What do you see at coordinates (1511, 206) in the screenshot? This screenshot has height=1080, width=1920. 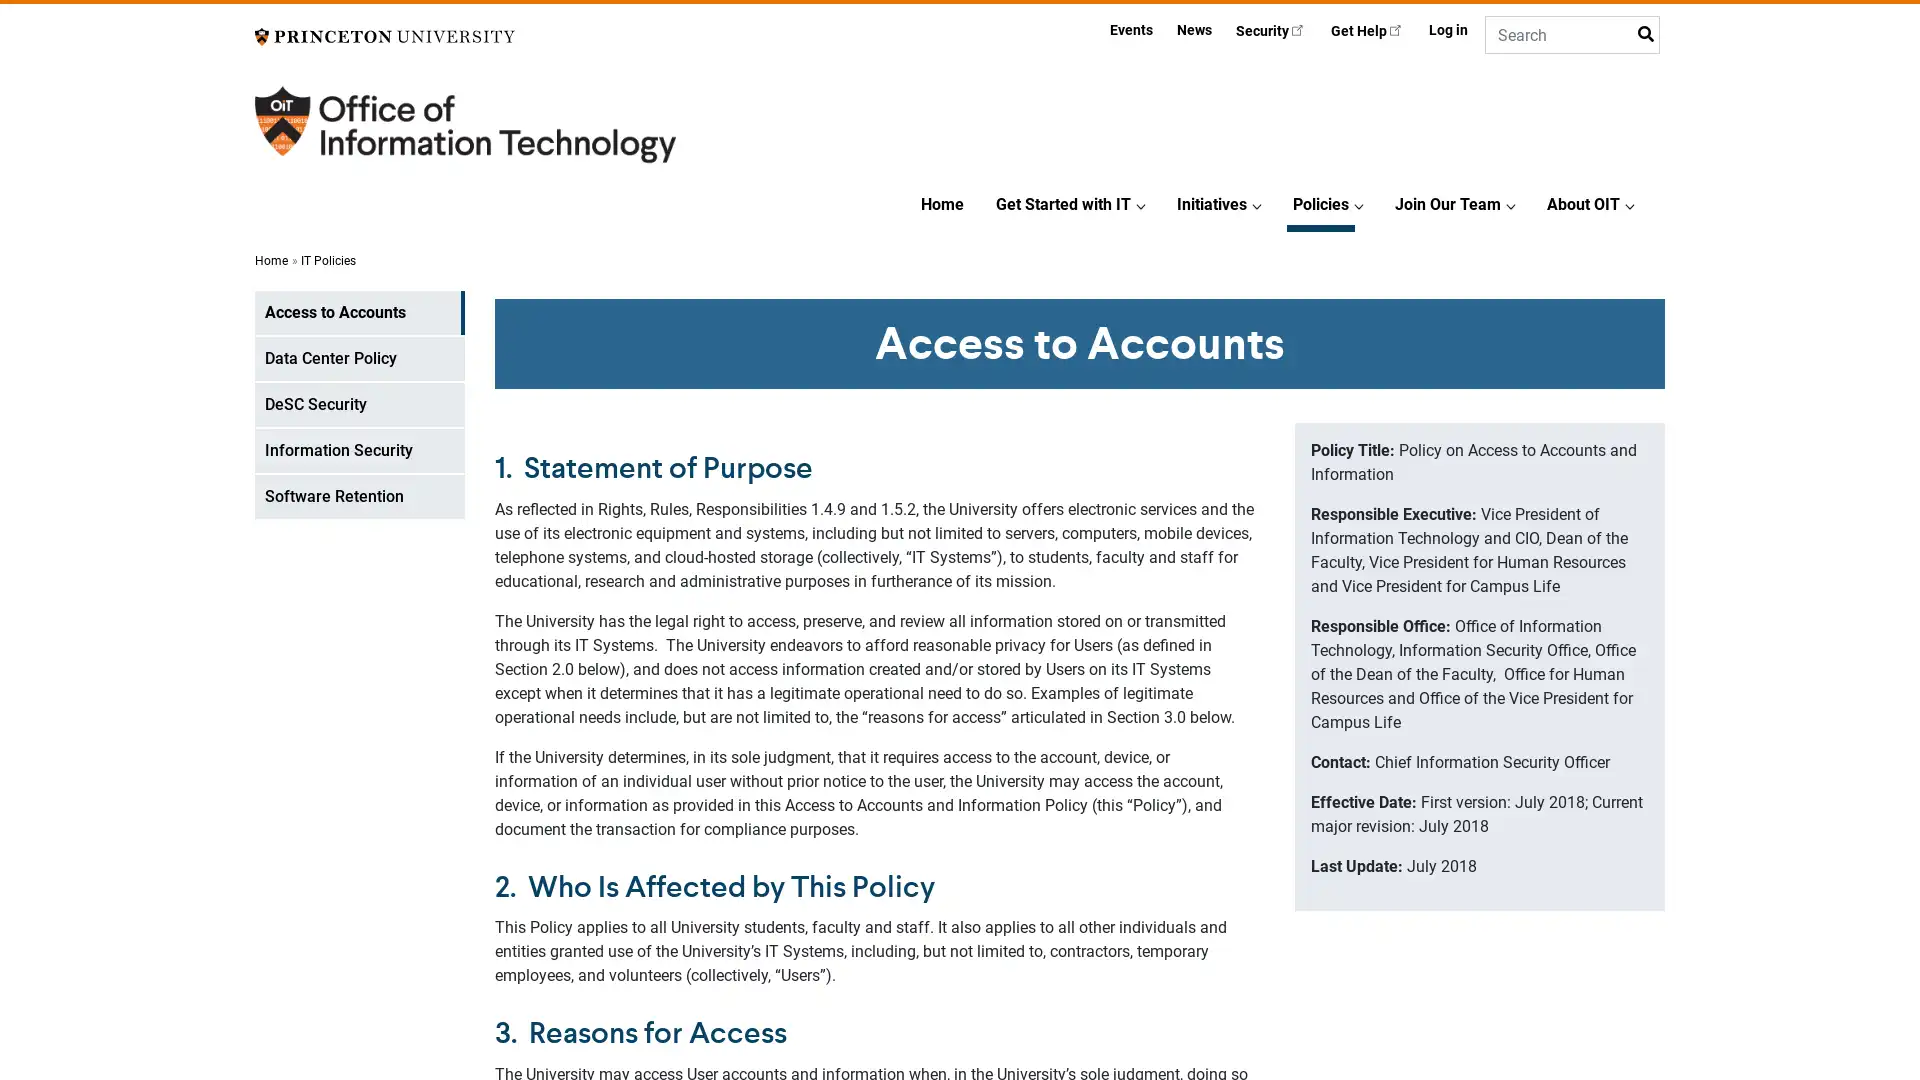 I see `Join Our TeamSubmenu` at bounding box center [1511, 206].